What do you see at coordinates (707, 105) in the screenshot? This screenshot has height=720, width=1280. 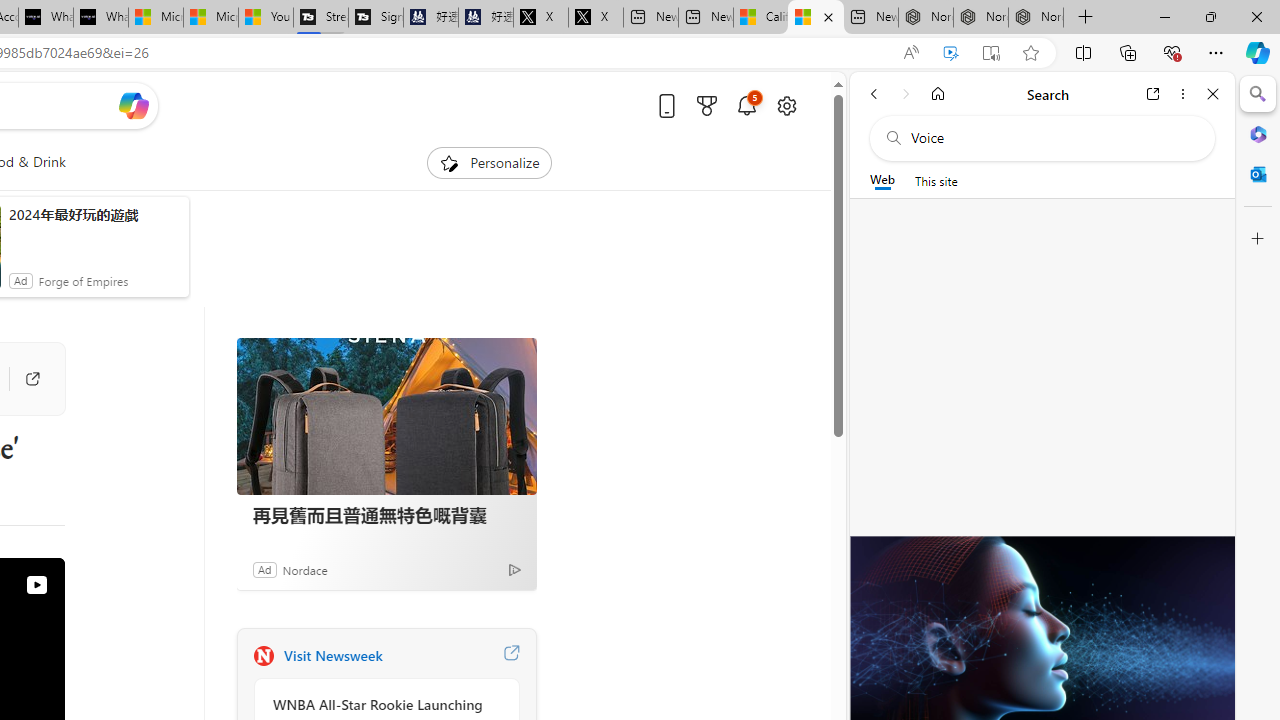 I see `'Microsoft rewards'` at bounding box center [707, 105].